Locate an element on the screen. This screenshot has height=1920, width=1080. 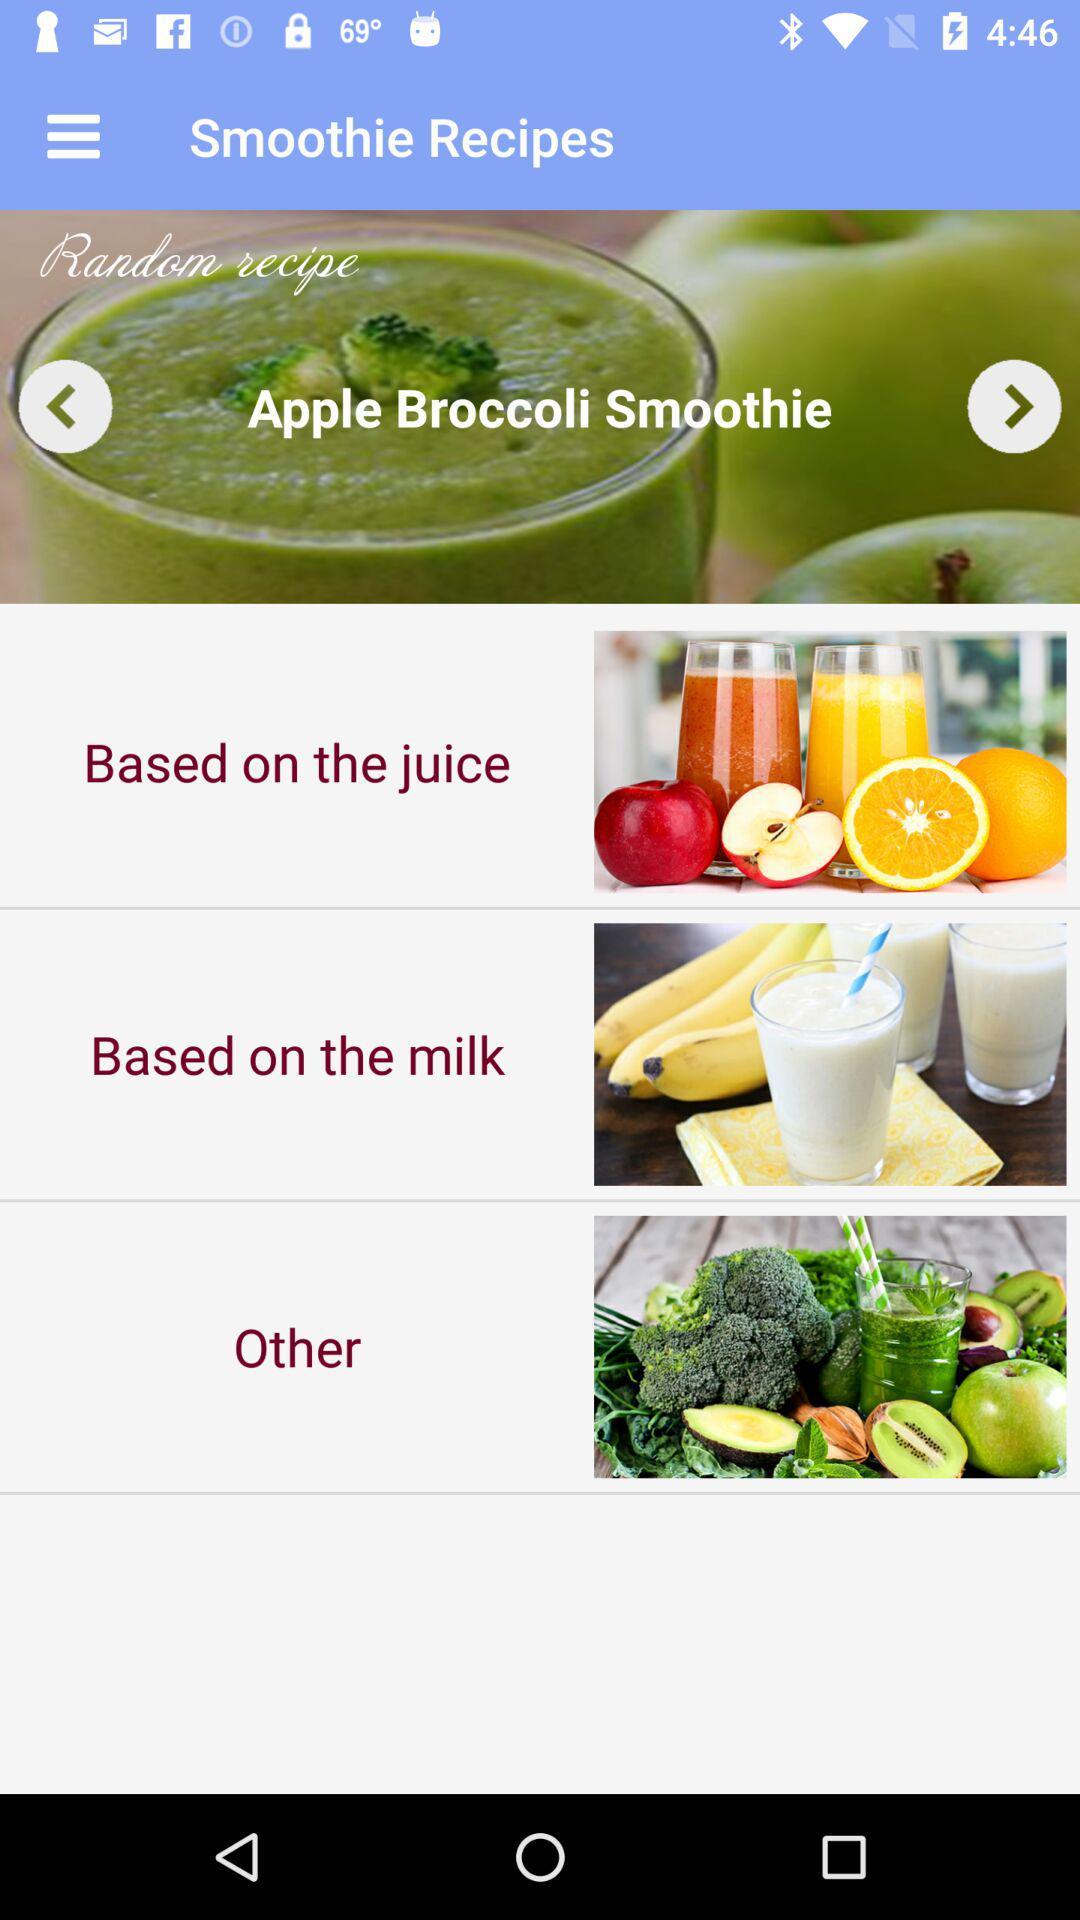
go forward is located at coordinates (1014, 405).